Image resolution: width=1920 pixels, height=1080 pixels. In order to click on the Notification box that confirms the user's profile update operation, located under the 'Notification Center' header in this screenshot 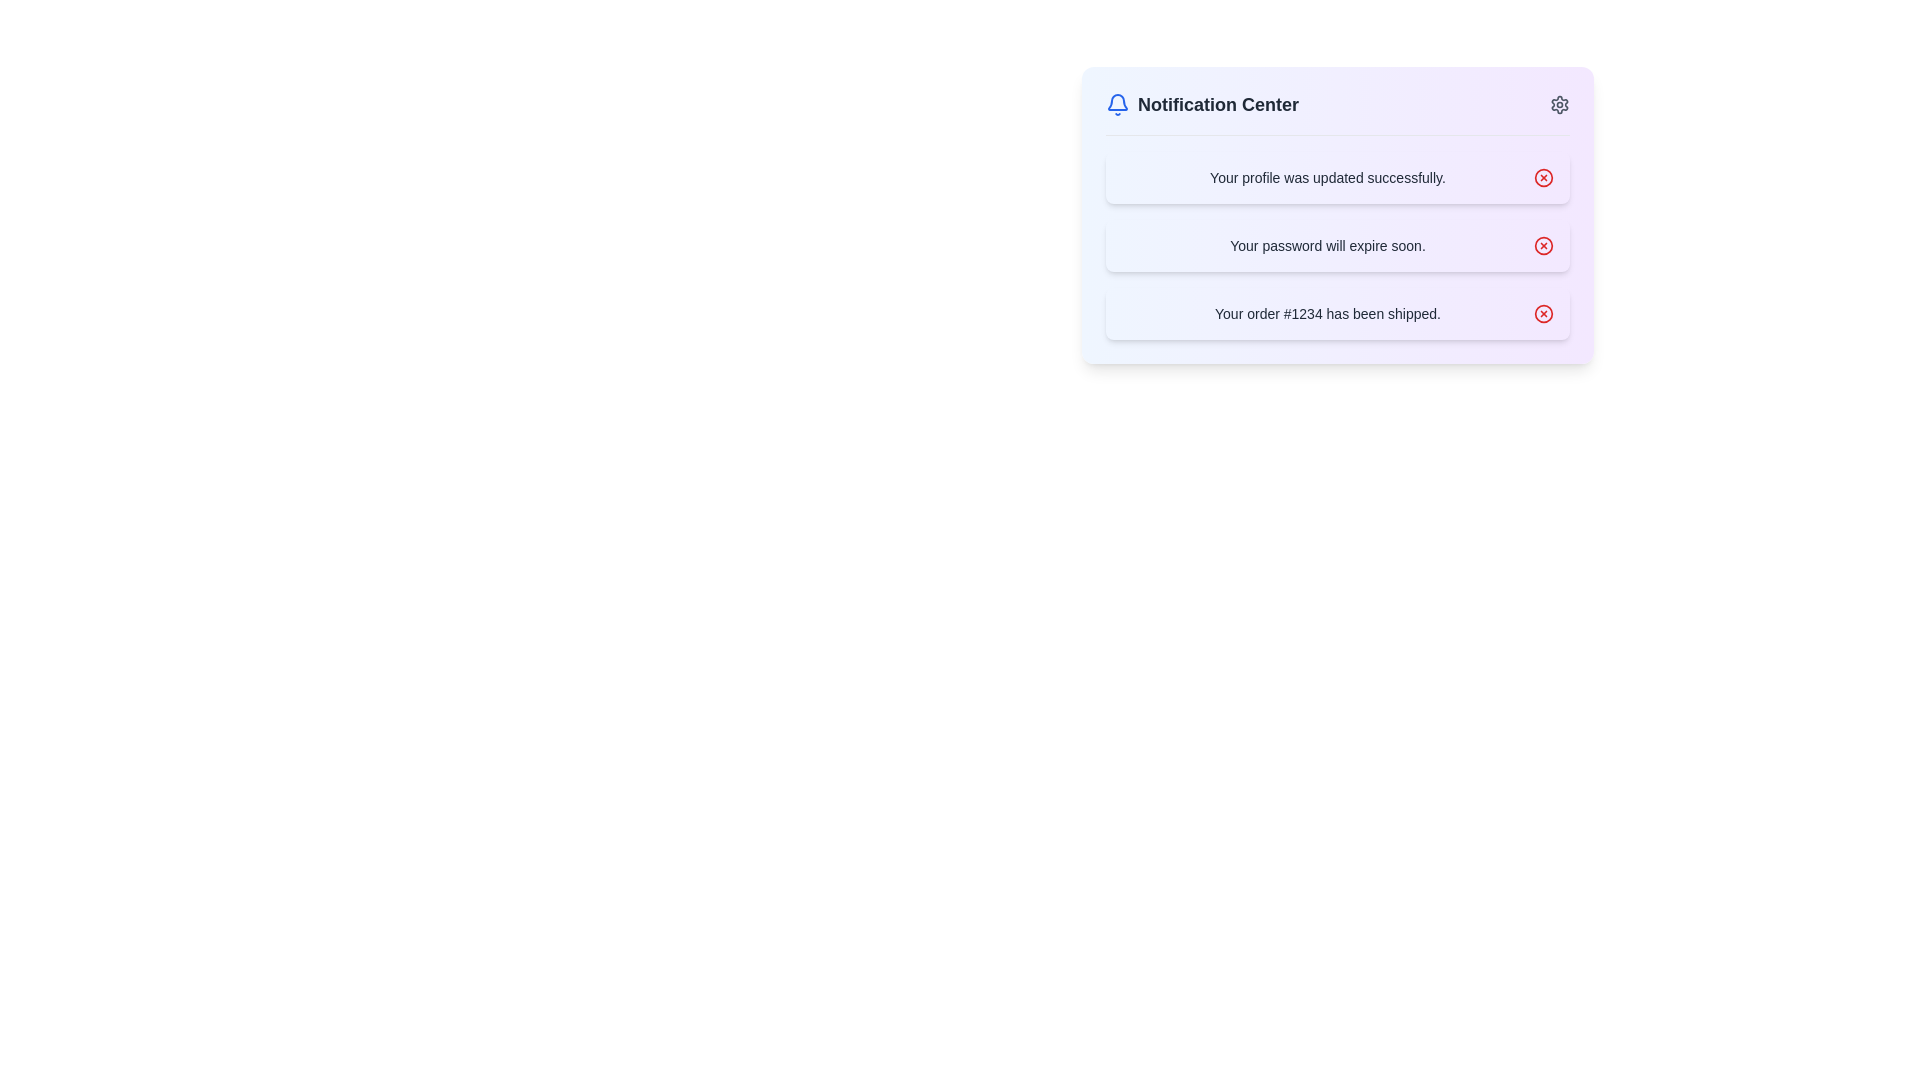, I will do `click(1338, 176)`.